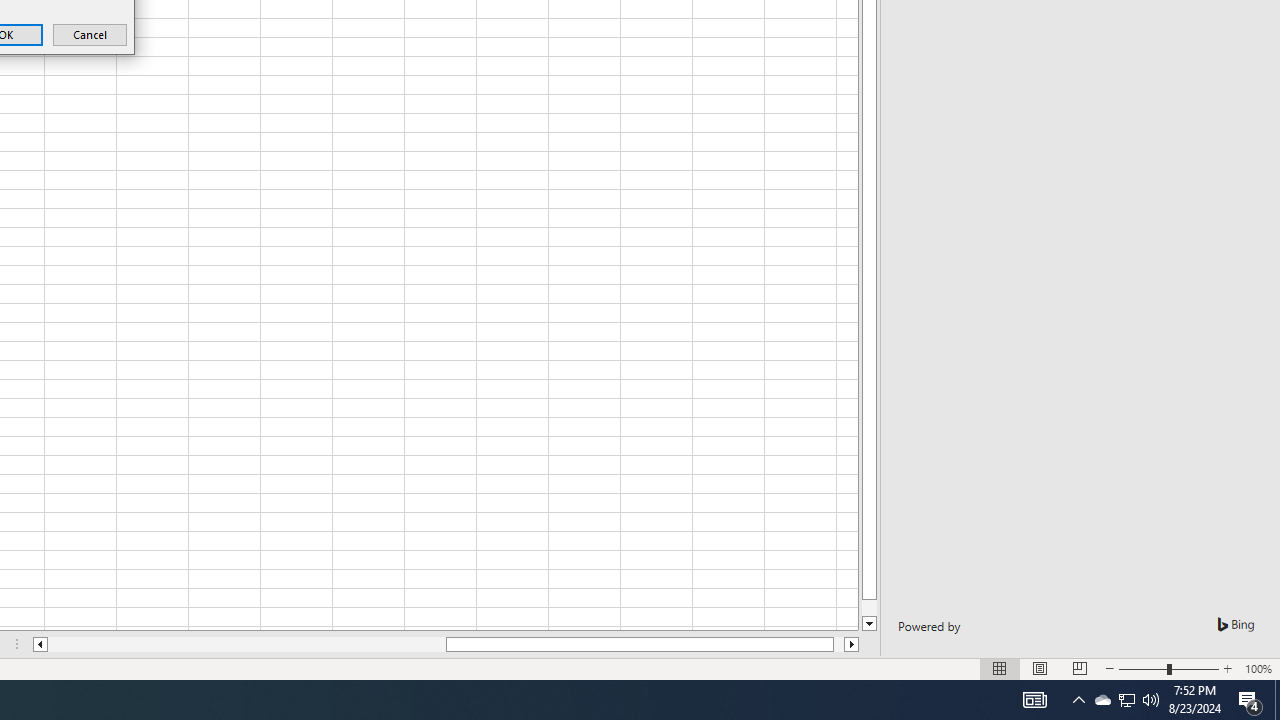 This screenshot has width=1280, height=720. I want to click on 'Page left', so click(246, 644).